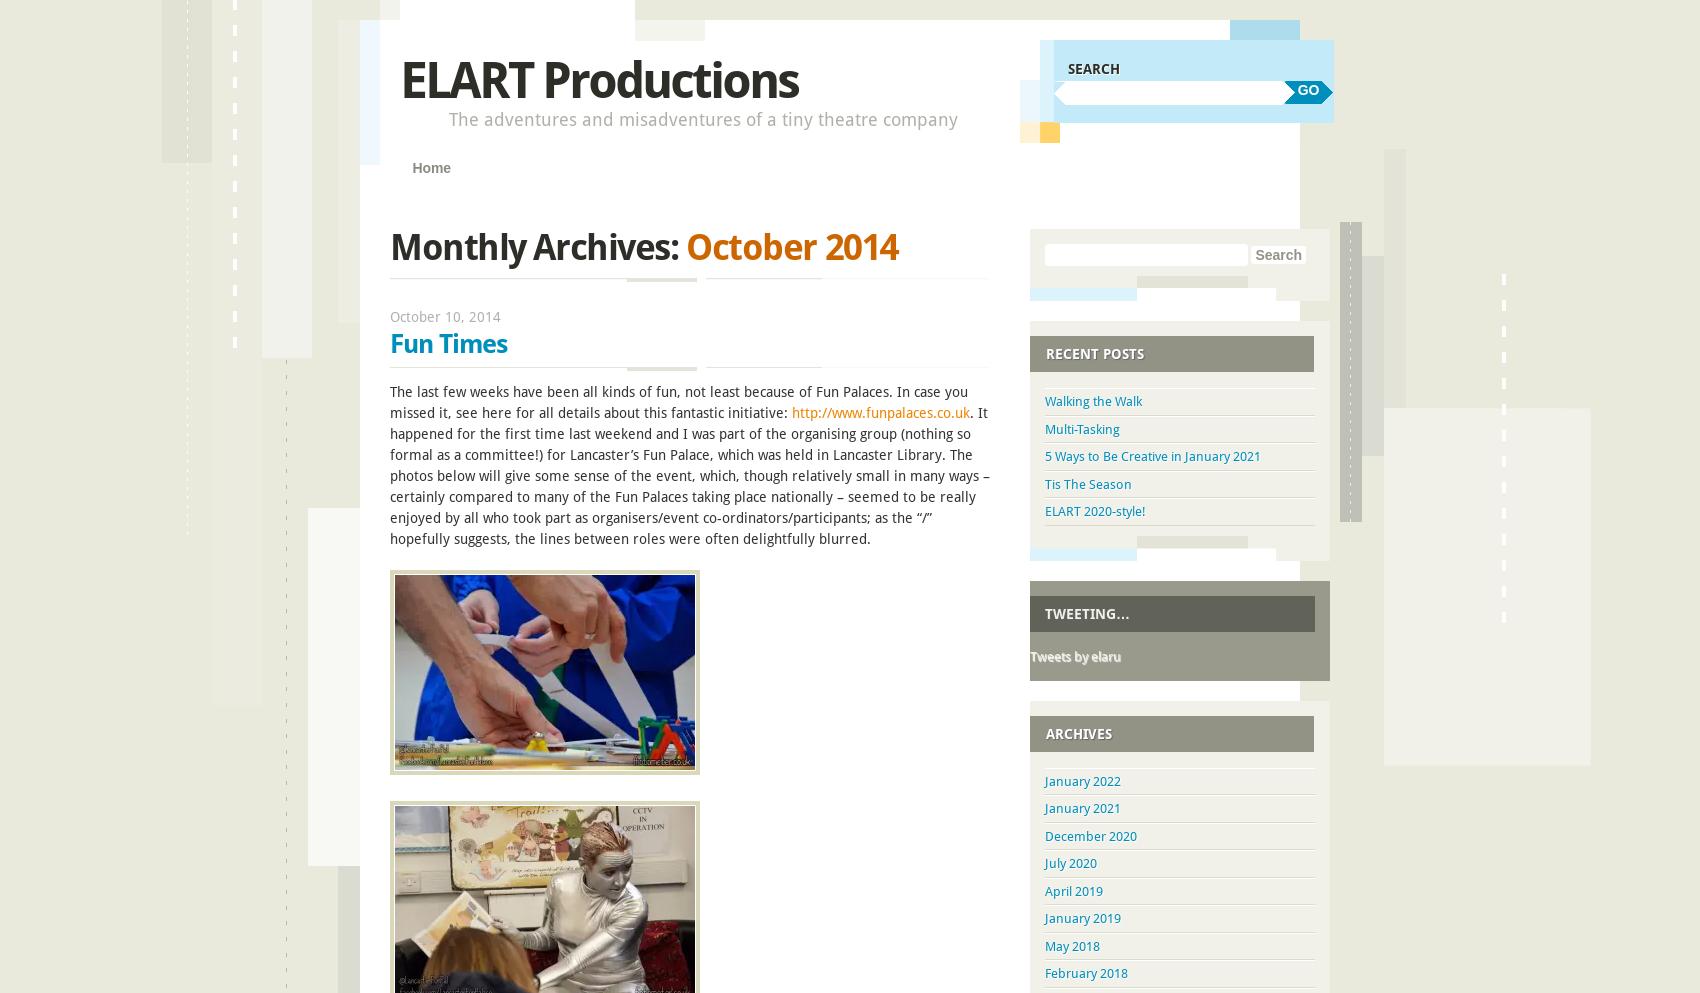 The width and height of the screenshot is (1700, 993). Describe the element at coordinates (1086, 611) in the screenshot. I see `'Tweeting…'` at that location.